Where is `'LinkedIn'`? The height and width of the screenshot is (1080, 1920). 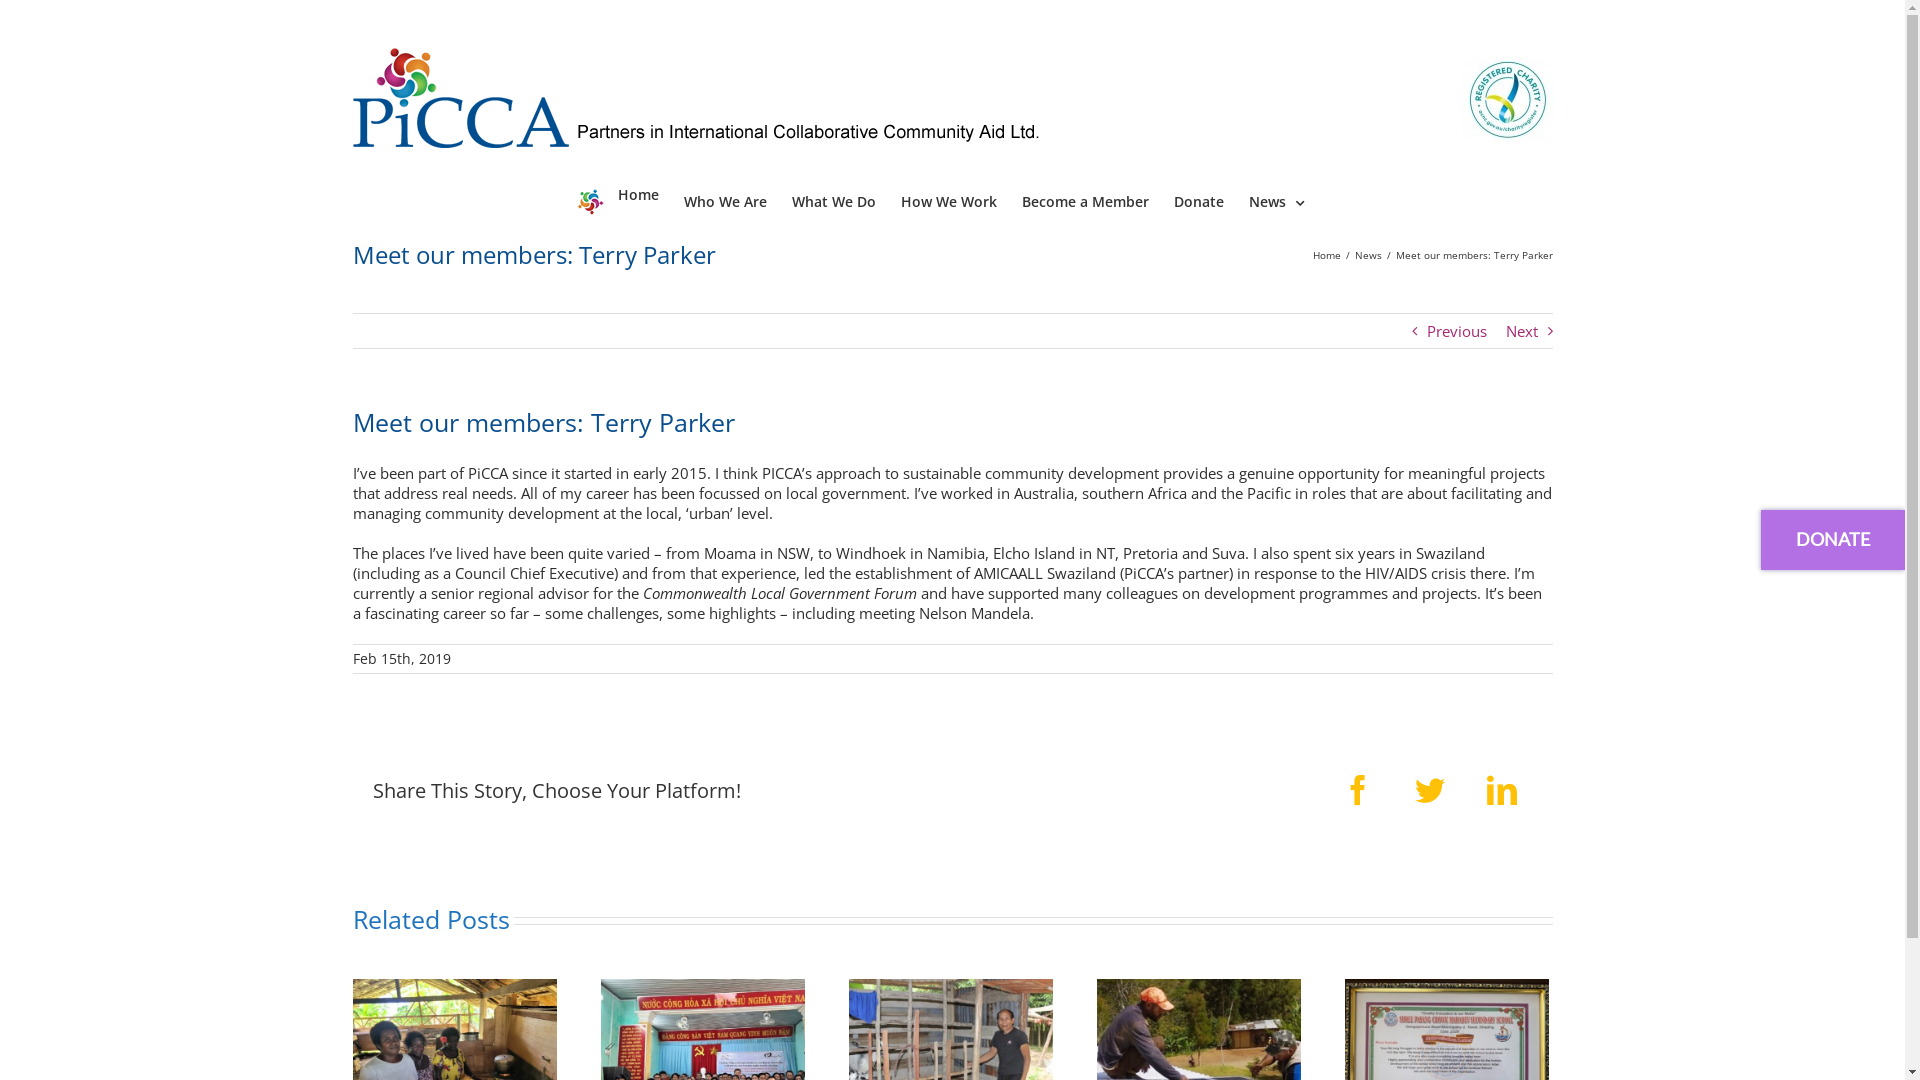 'LinkedIn' is located at coordinates (1501, 789).